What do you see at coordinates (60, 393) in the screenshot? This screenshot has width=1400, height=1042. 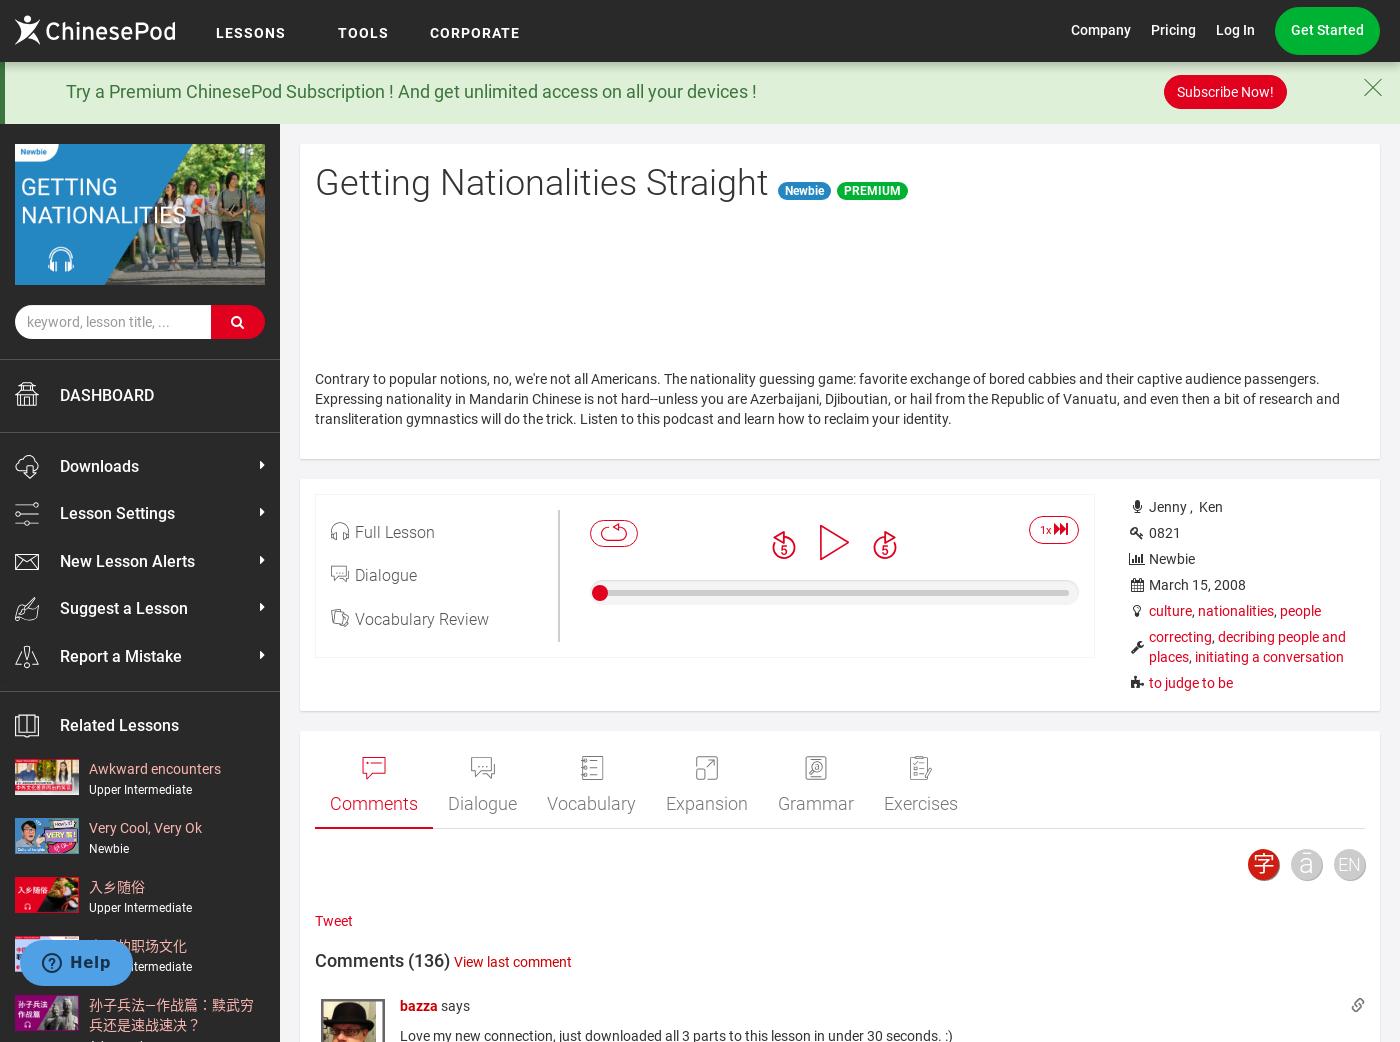 I see `'DASHBOARD'` at bounding box center [60, 393].